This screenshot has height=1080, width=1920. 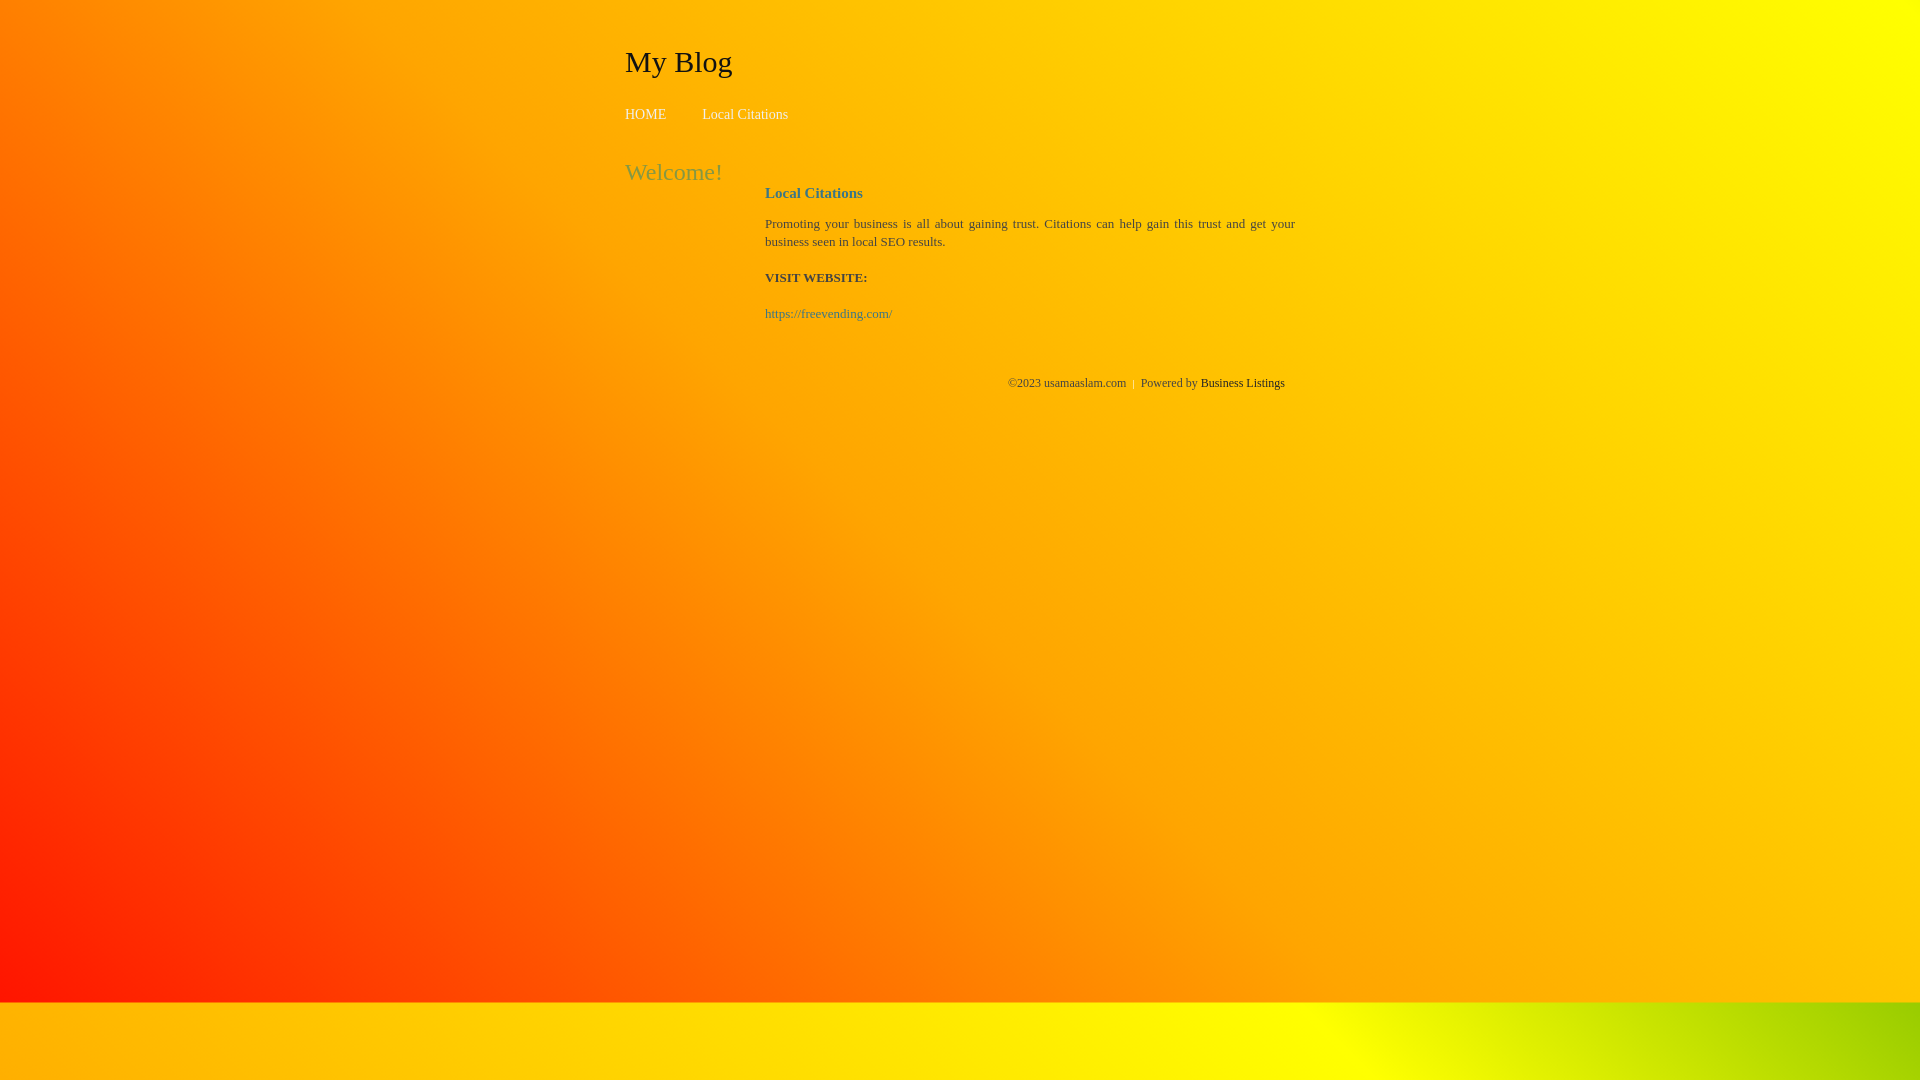 What do you see at coordinates (678, 60) in the screenshot?
I see `'My Blog'` at bounding box center [678, 60].